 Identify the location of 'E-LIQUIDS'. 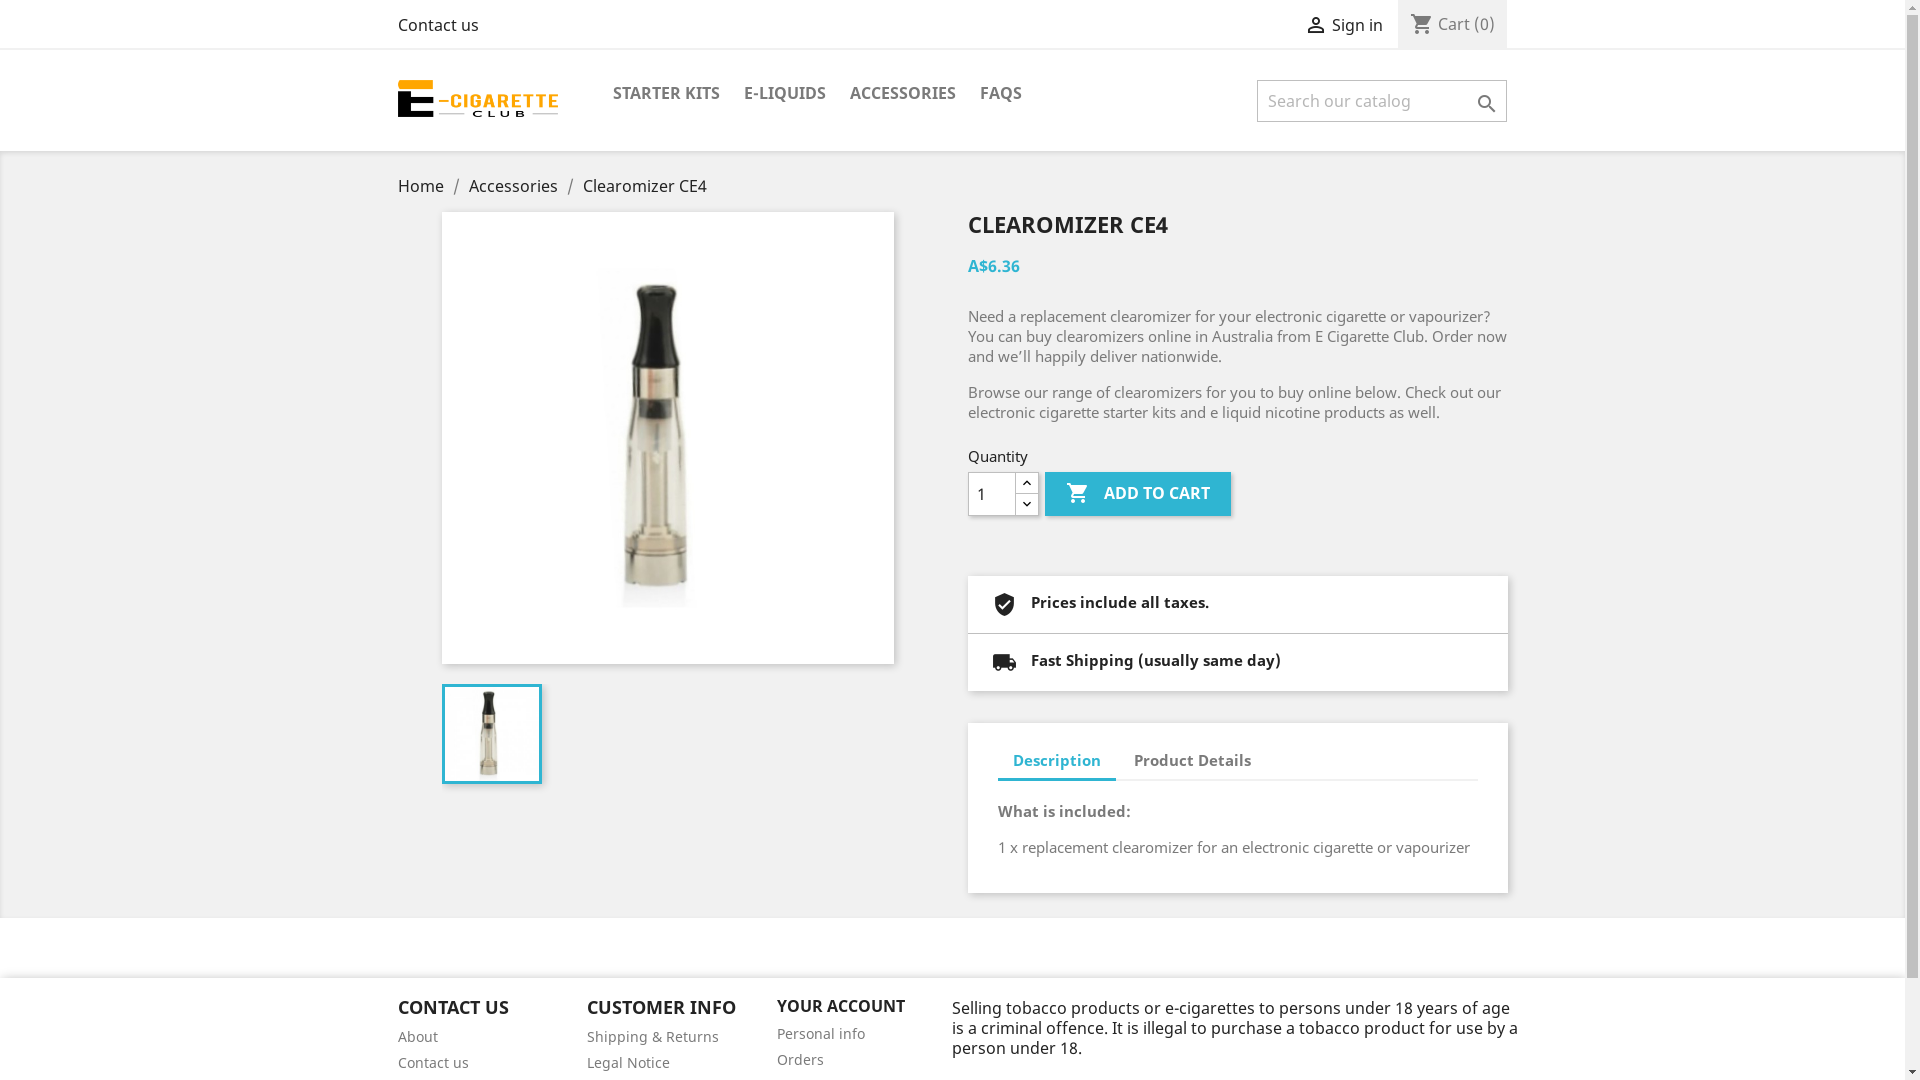
(784, 94).